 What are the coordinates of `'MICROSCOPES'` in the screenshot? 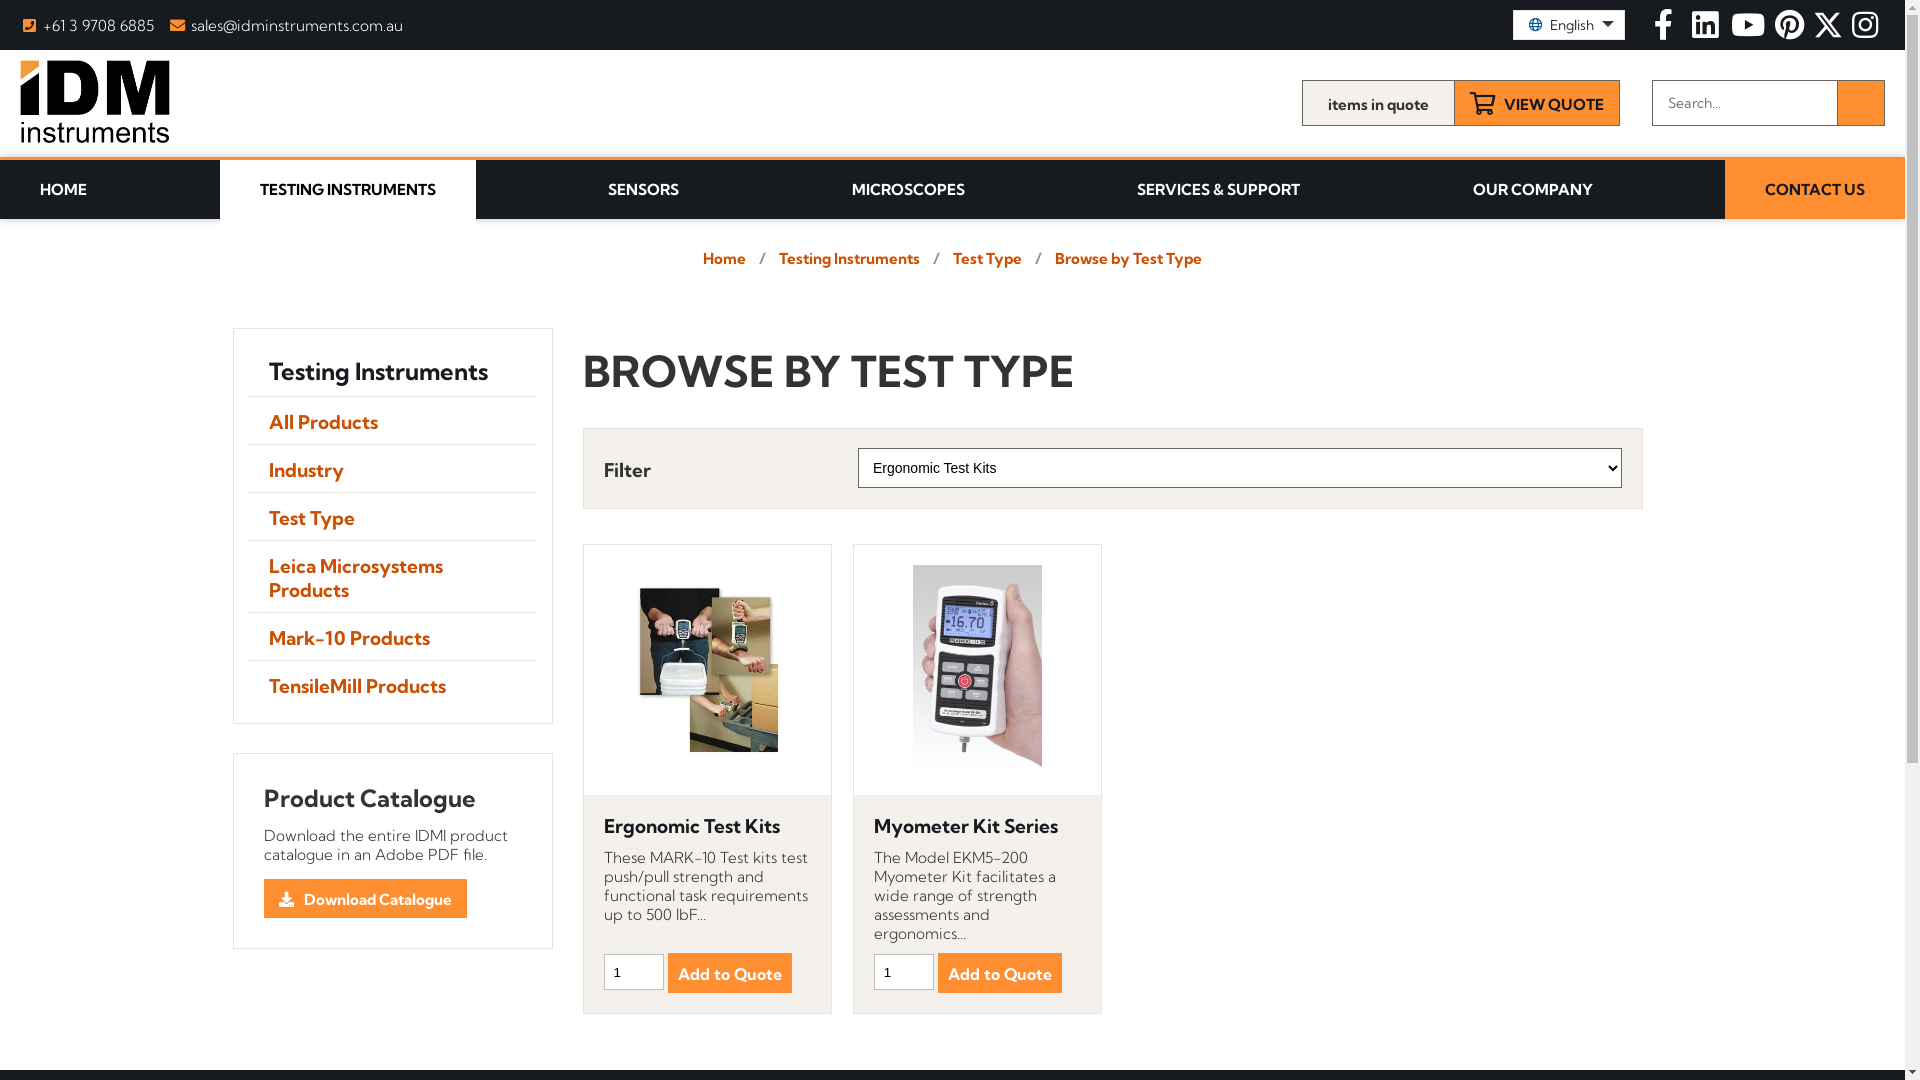 It's located at (907, 189).